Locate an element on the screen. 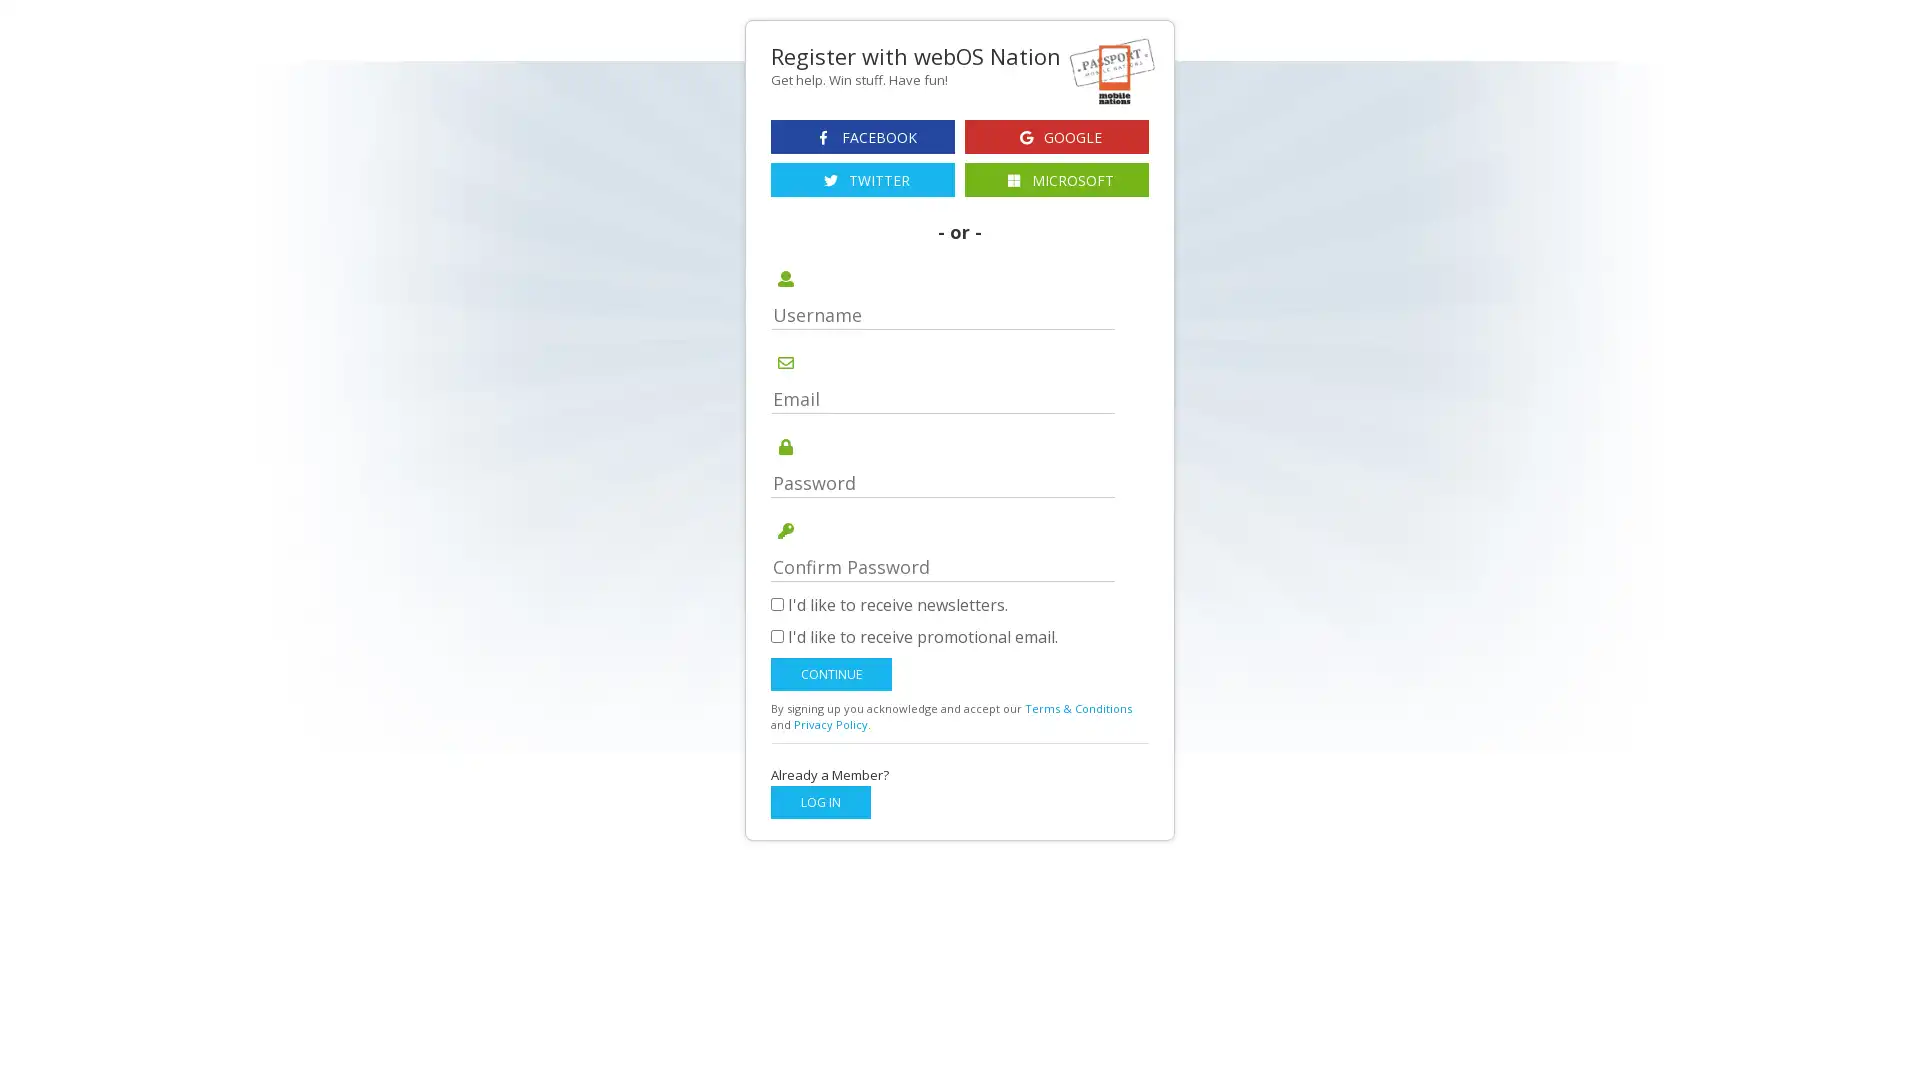 Image resolution: width=1920 pixels, height=1080 pixels. Continue is located at coordinates (831, 673).